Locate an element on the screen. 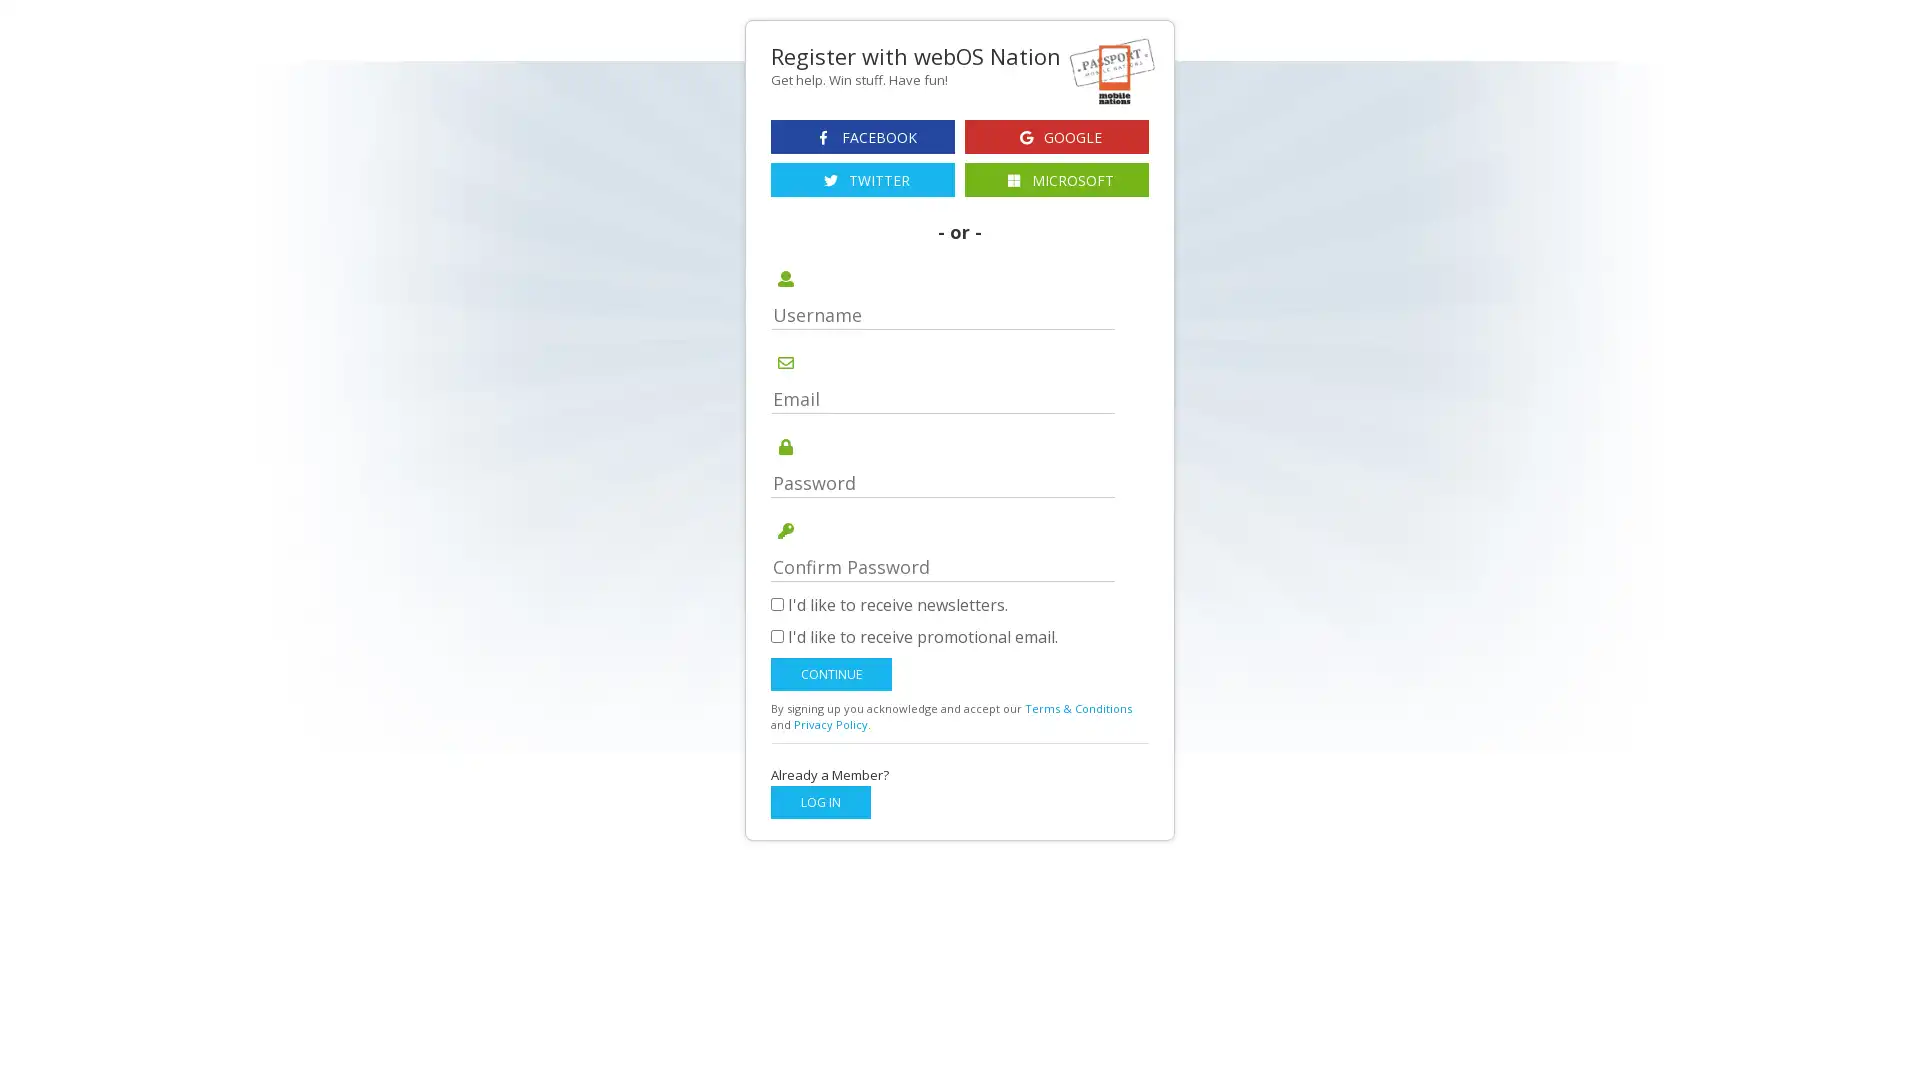 Image resolution: width=1920 pixels, height=1080 pixels. Continue is located at coordinates (831, 673).